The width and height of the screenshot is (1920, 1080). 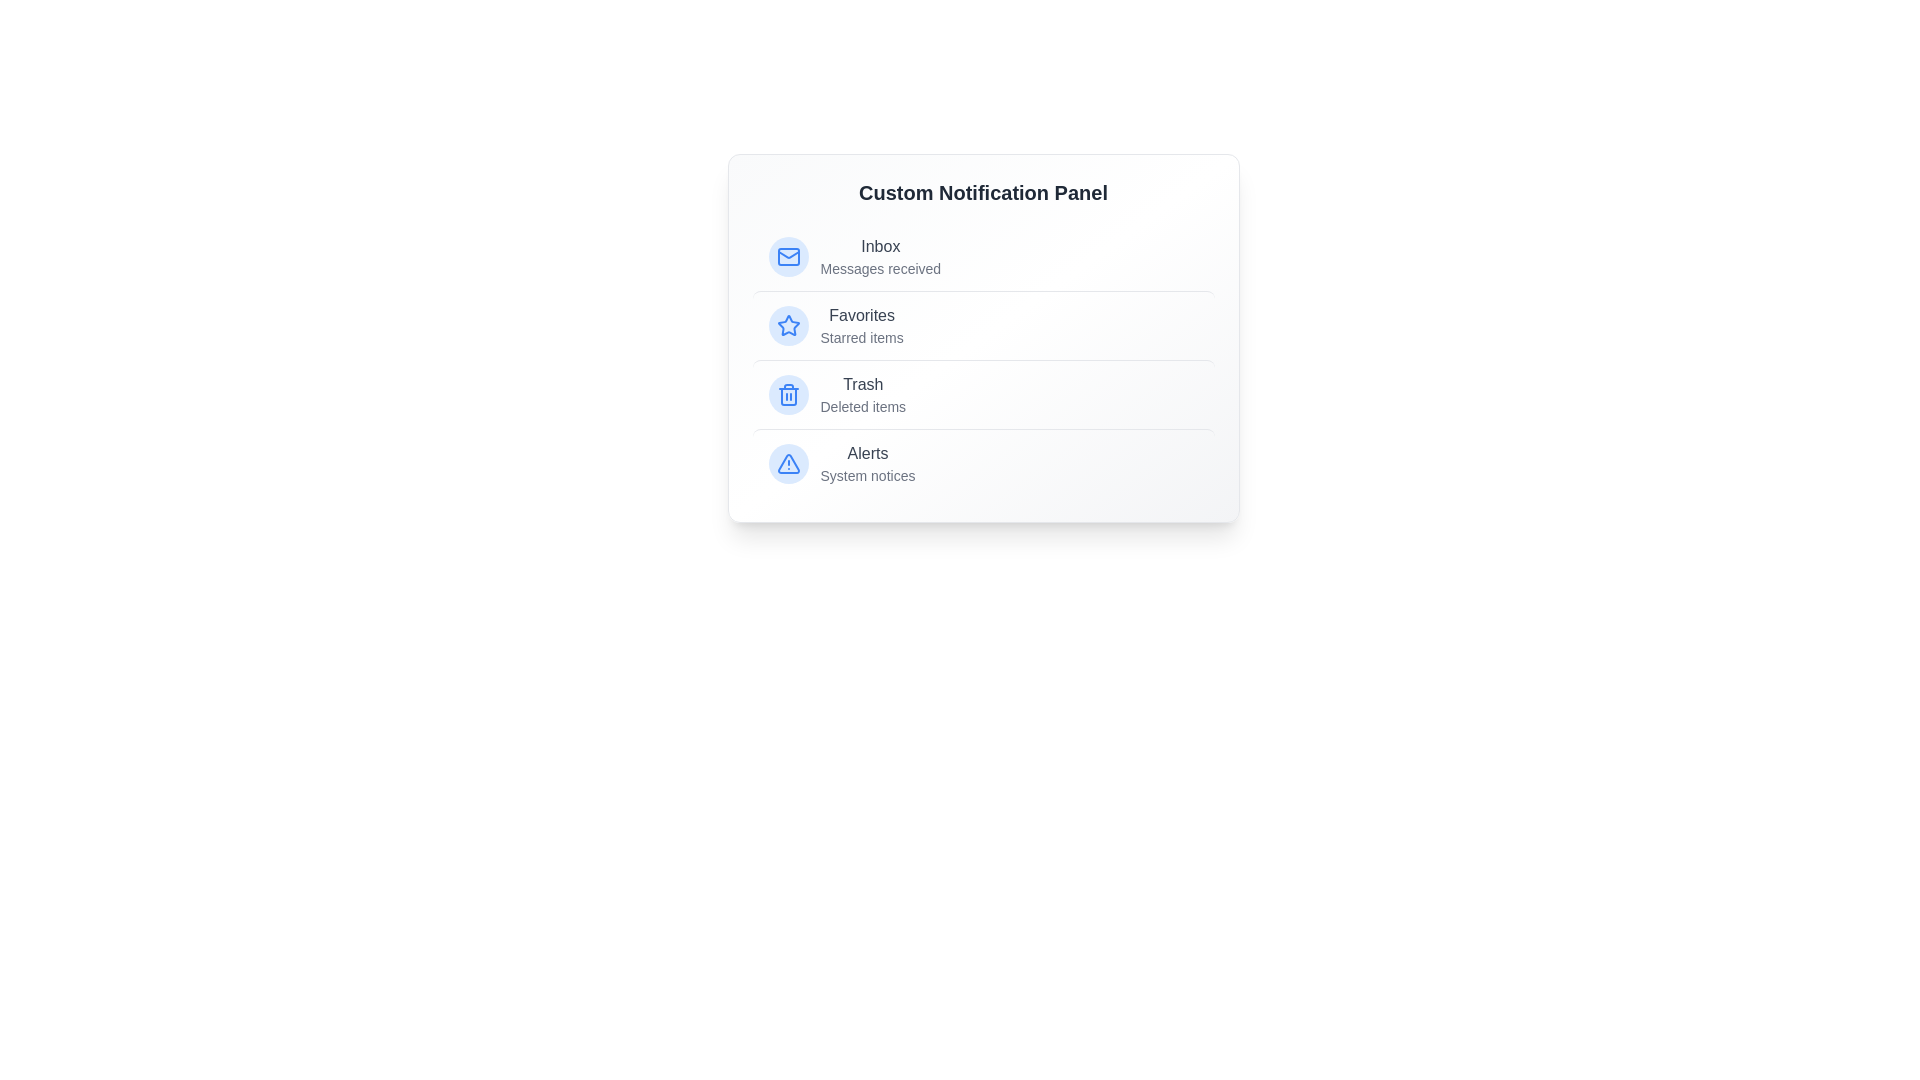 What do you see at coordinates (787, 256) in the screenshot?
I see `the icon associated with the list item Inbox` at bounding box center [787, 256].